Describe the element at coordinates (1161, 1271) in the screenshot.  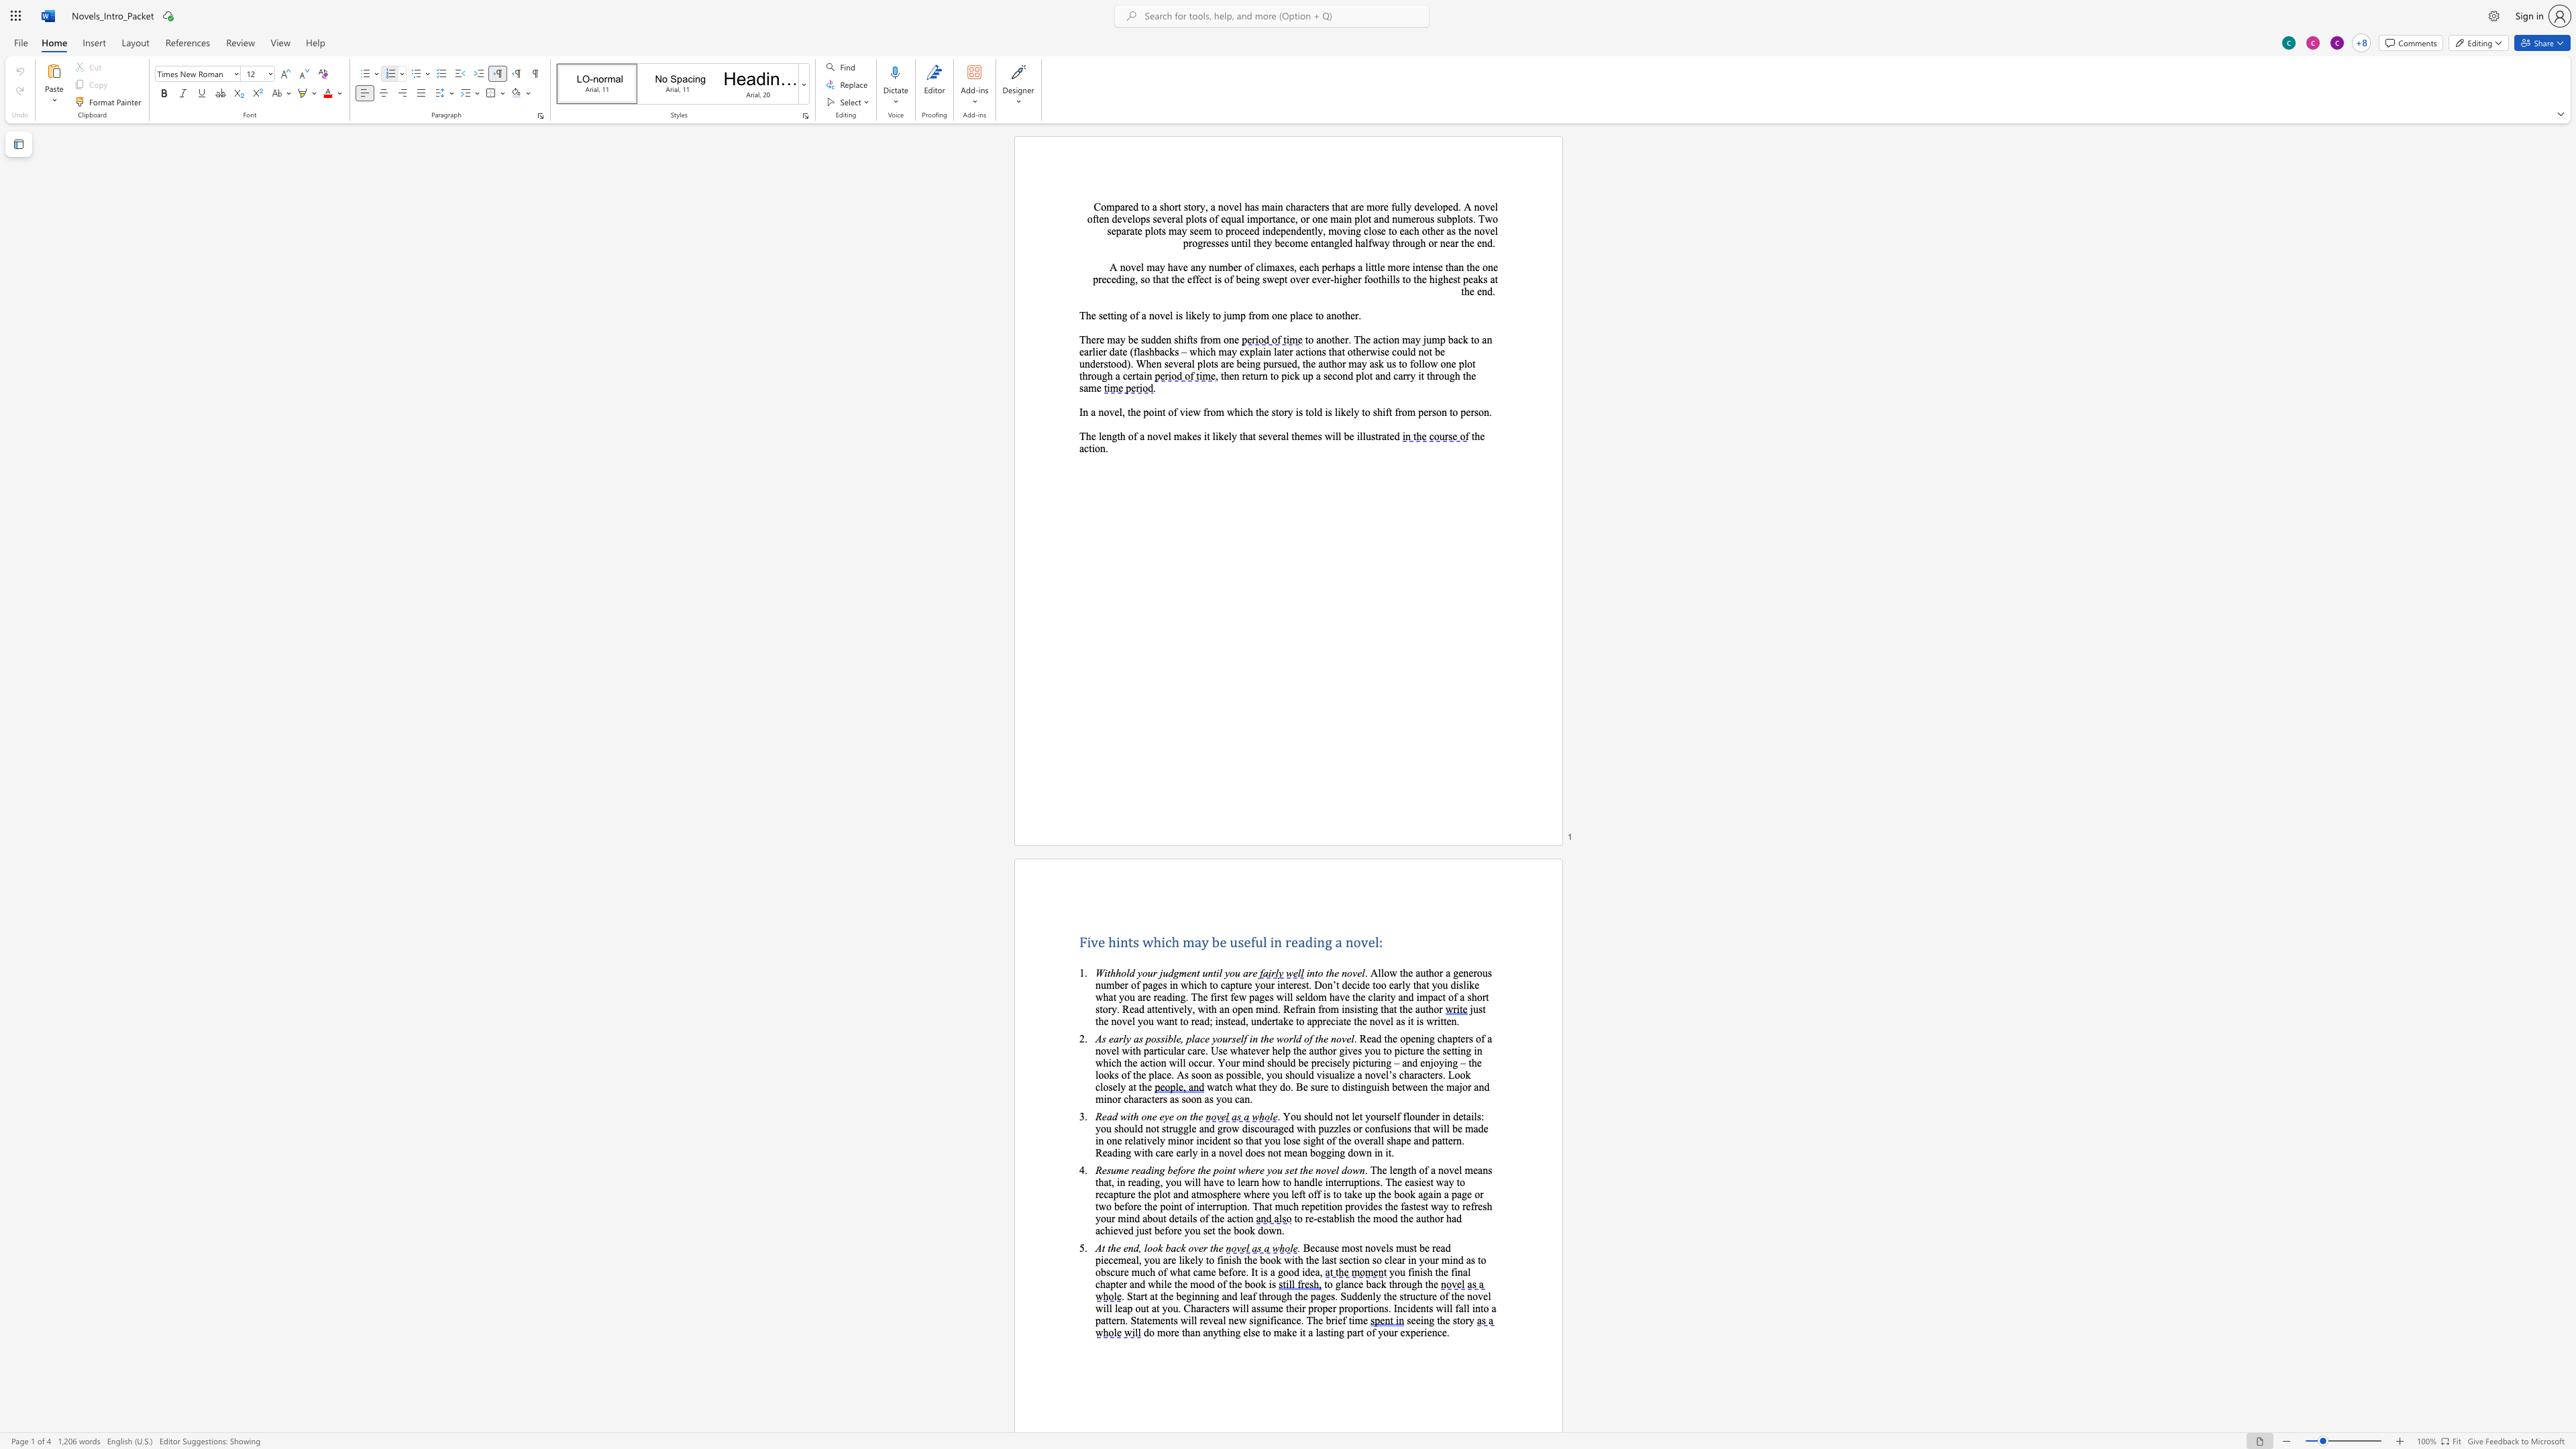
I see `the space between the continuous character "o" and "f" in the text` at that location.